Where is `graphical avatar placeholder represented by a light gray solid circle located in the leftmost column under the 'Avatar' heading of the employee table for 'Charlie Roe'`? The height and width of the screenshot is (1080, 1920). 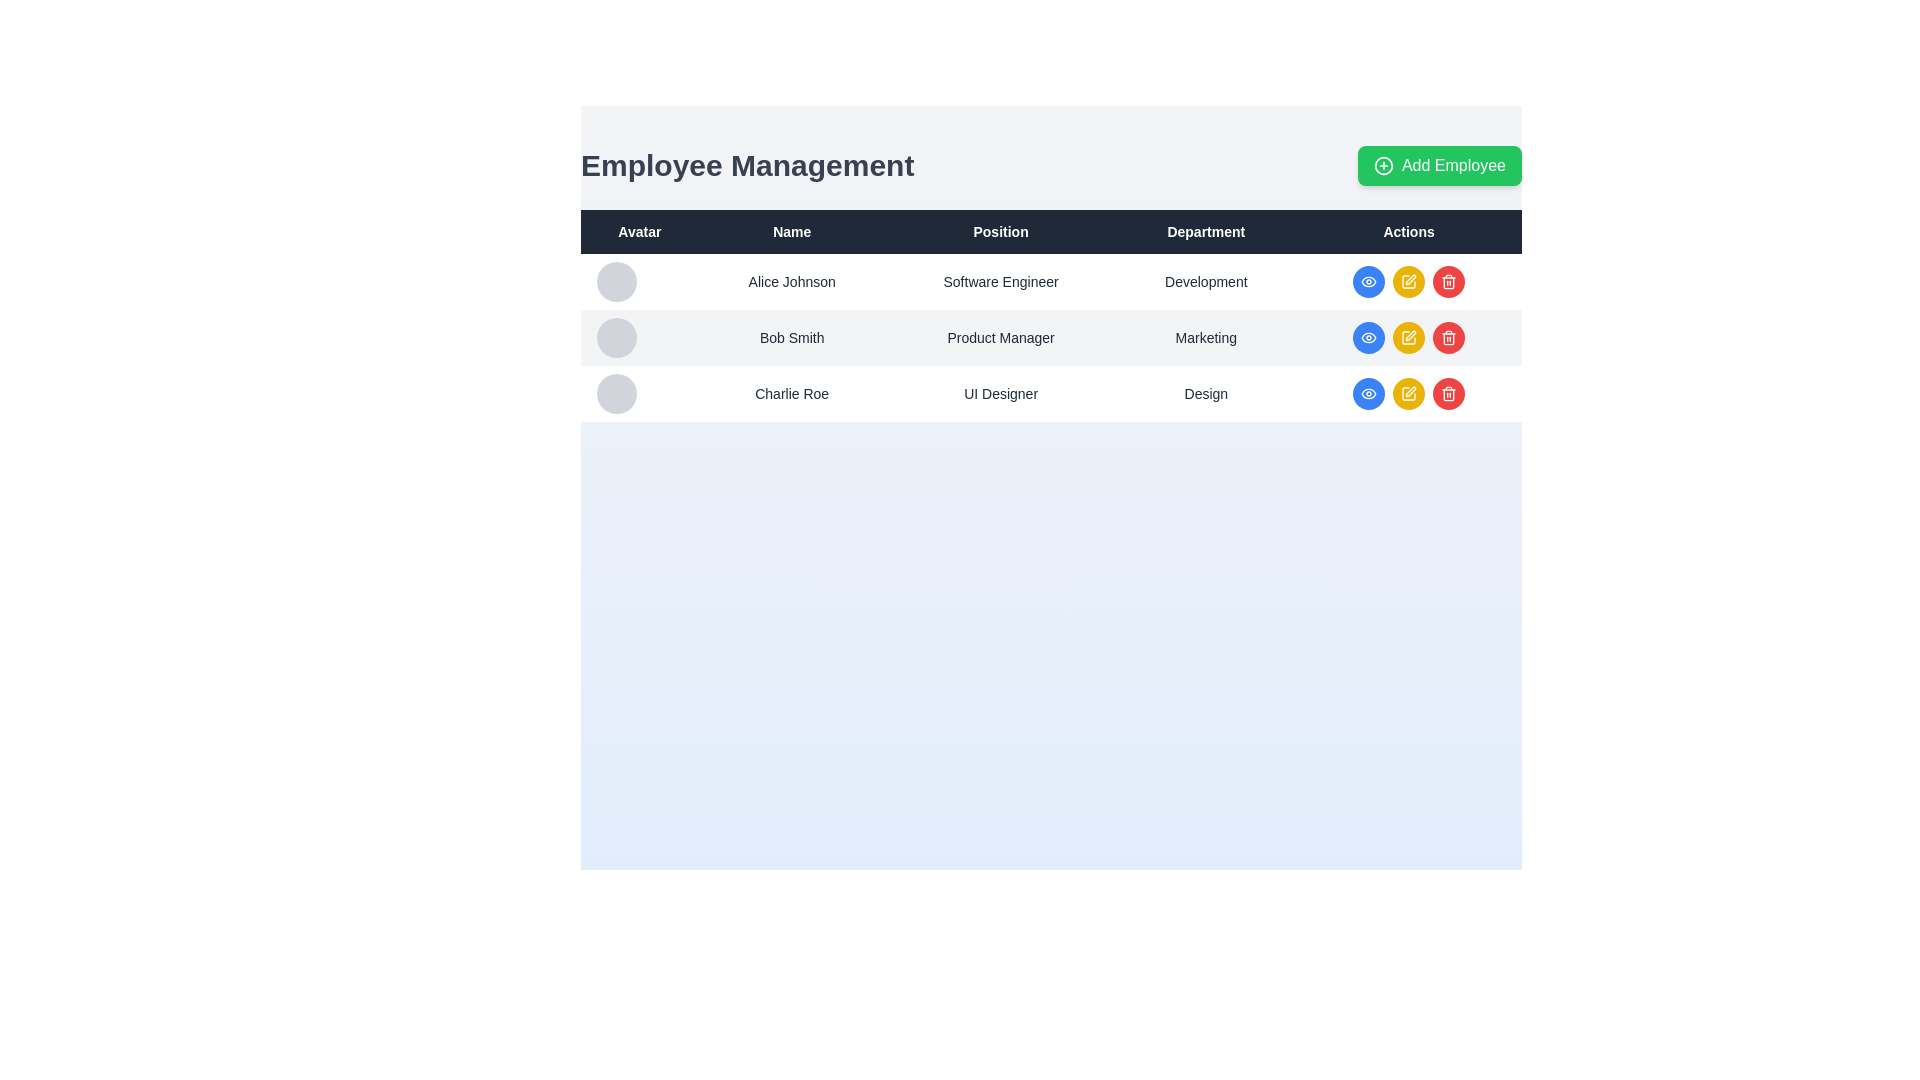 graphical avatar placeholder represented by a light gray solid circle located in the leftmost column under the 'Avatar' heading of the employee table for 'Charlie Roe' is located at coordinates (638, 393).